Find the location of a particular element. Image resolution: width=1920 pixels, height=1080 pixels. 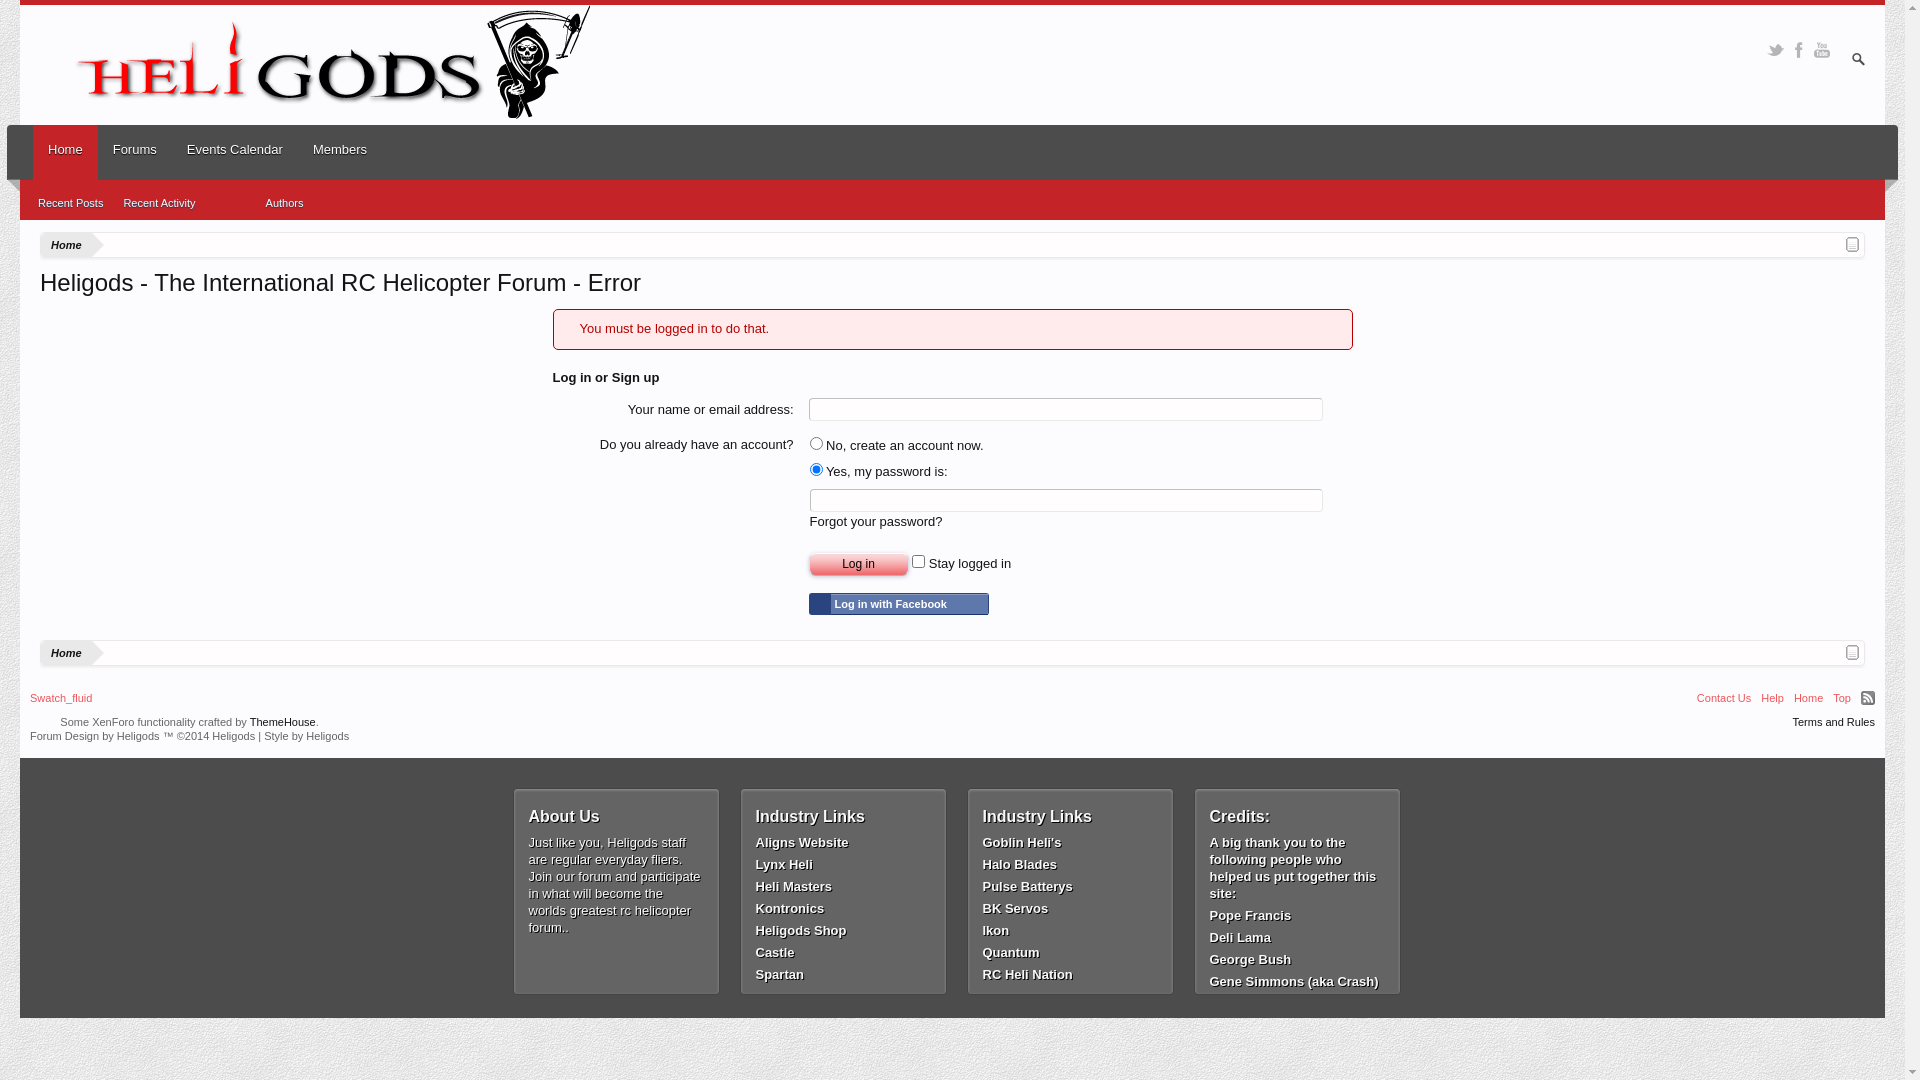

'Forums' is located at coordinates (133, 149).